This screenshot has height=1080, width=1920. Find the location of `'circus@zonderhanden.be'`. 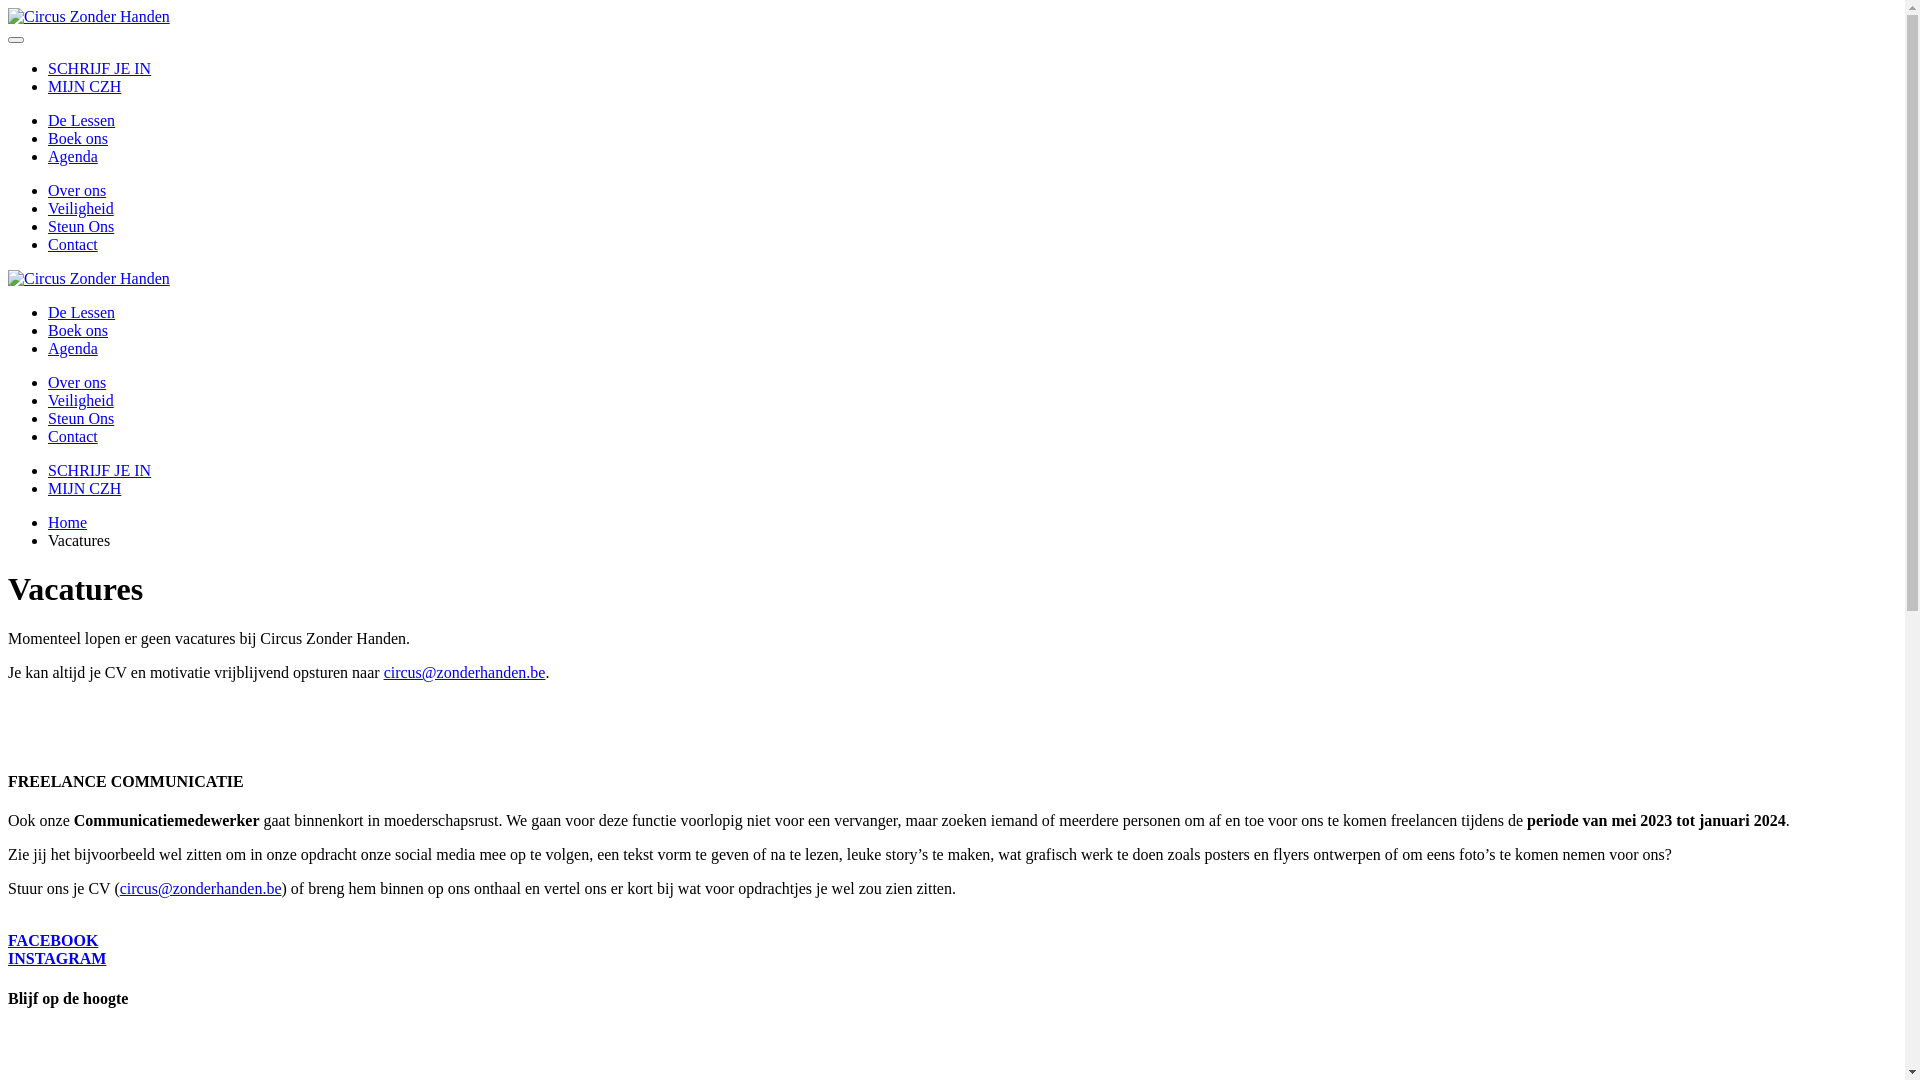

'circus@zonderhanden.be' is located at coordinates (201, 887).